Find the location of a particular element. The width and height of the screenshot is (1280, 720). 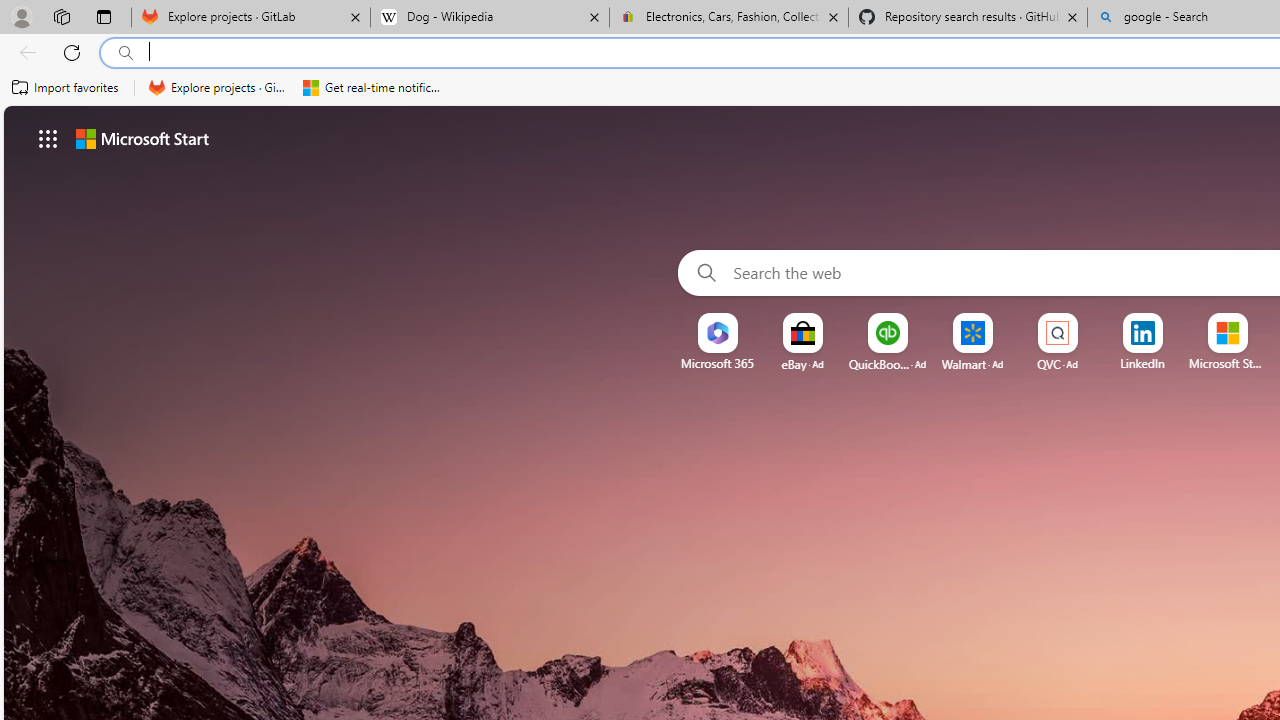

'Dog - Wikipedia' is located at coordinates (490, 17).